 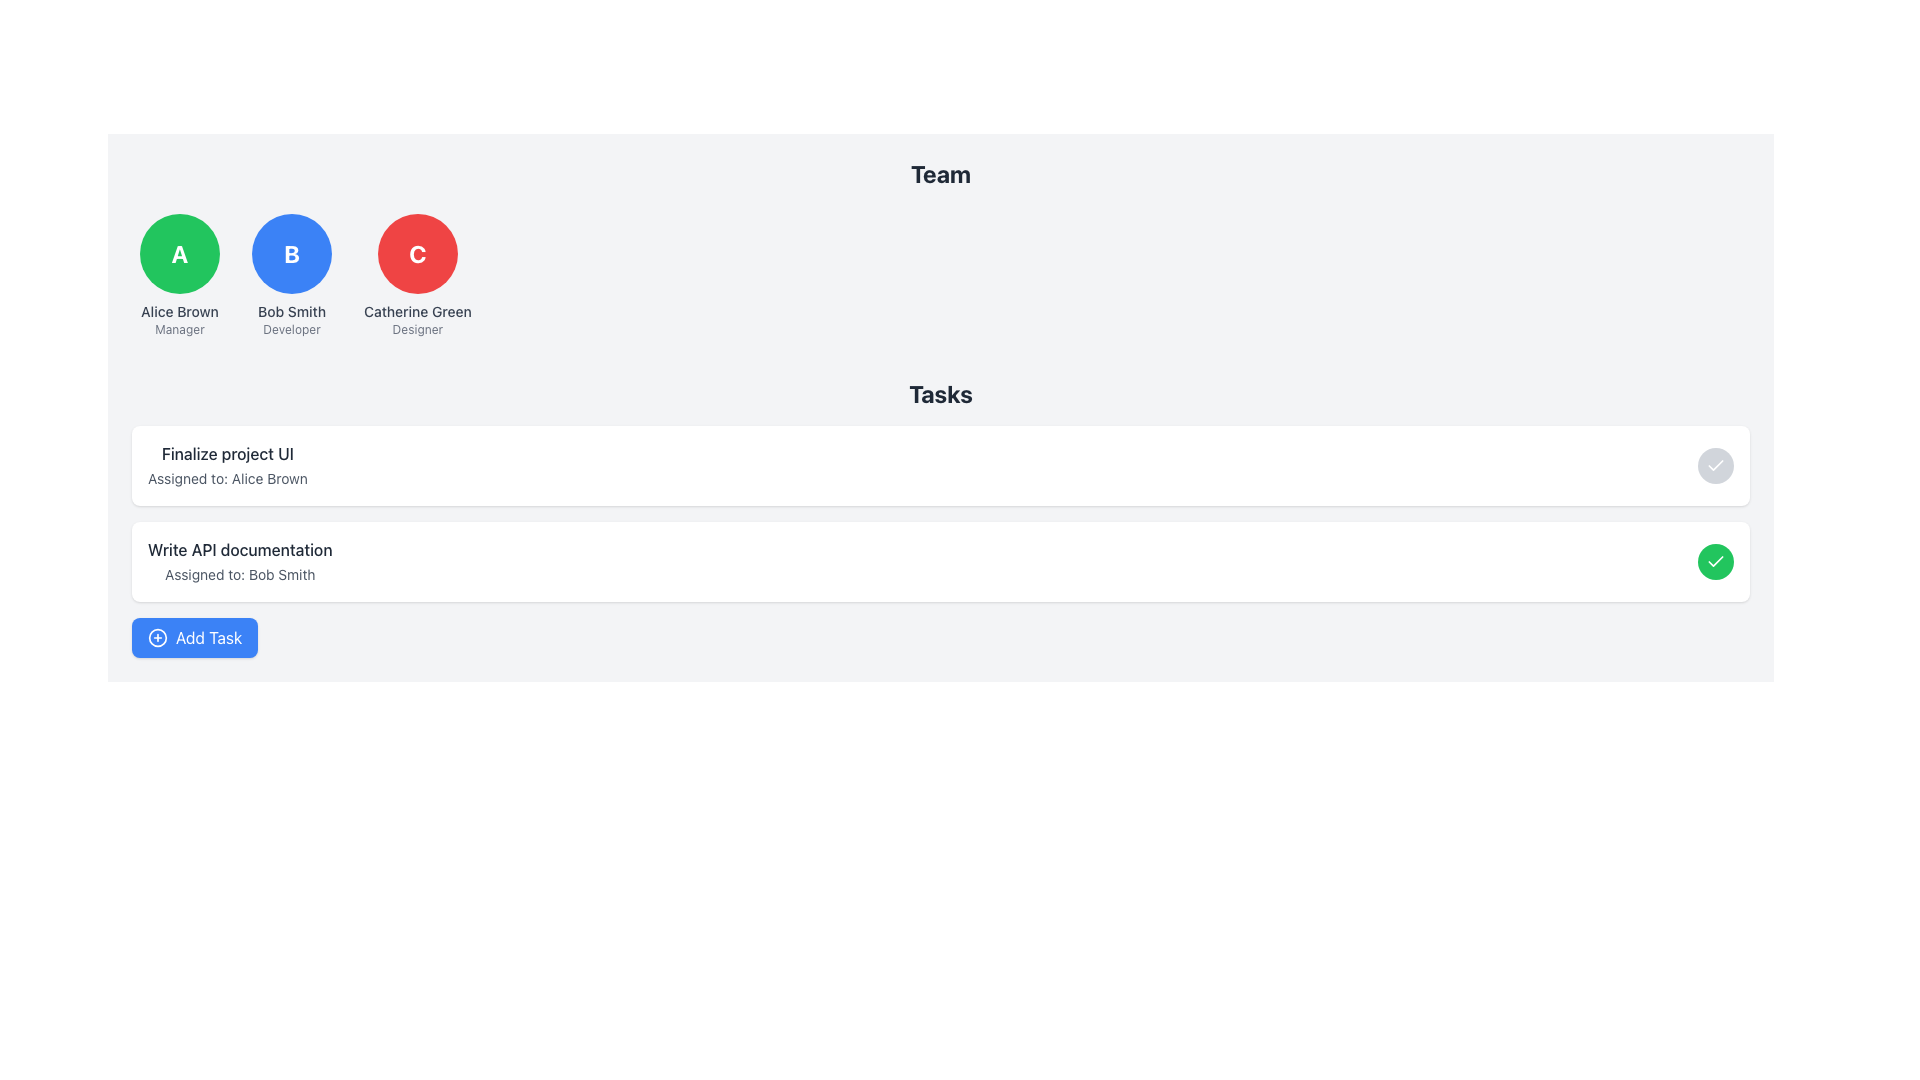 I want to click on the leftmost circular red button labeled 'C', so click(x=416, y=253).